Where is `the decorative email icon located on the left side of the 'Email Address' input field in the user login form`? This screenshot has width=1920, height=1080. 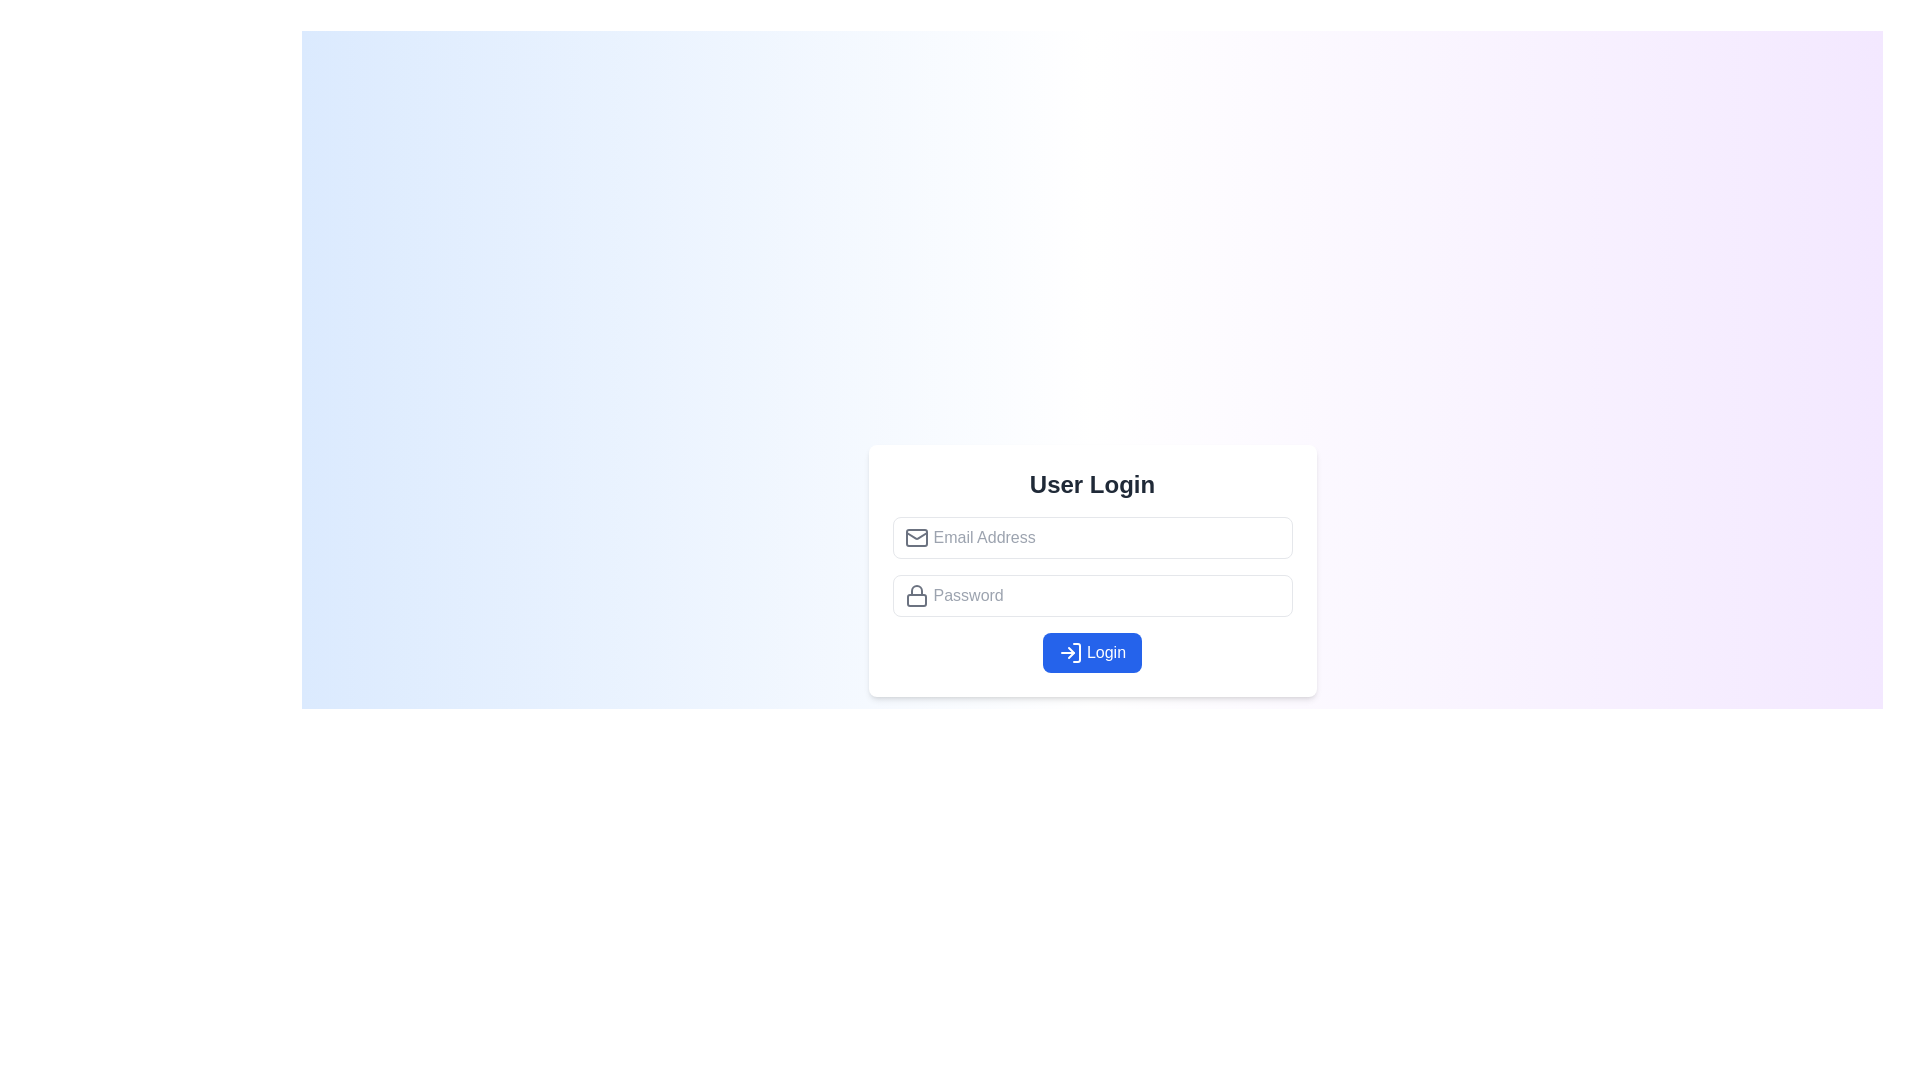
the decorative email icon located on the left side of the 'Email Address' input field in the user login form is located at coordinates (915, 536).